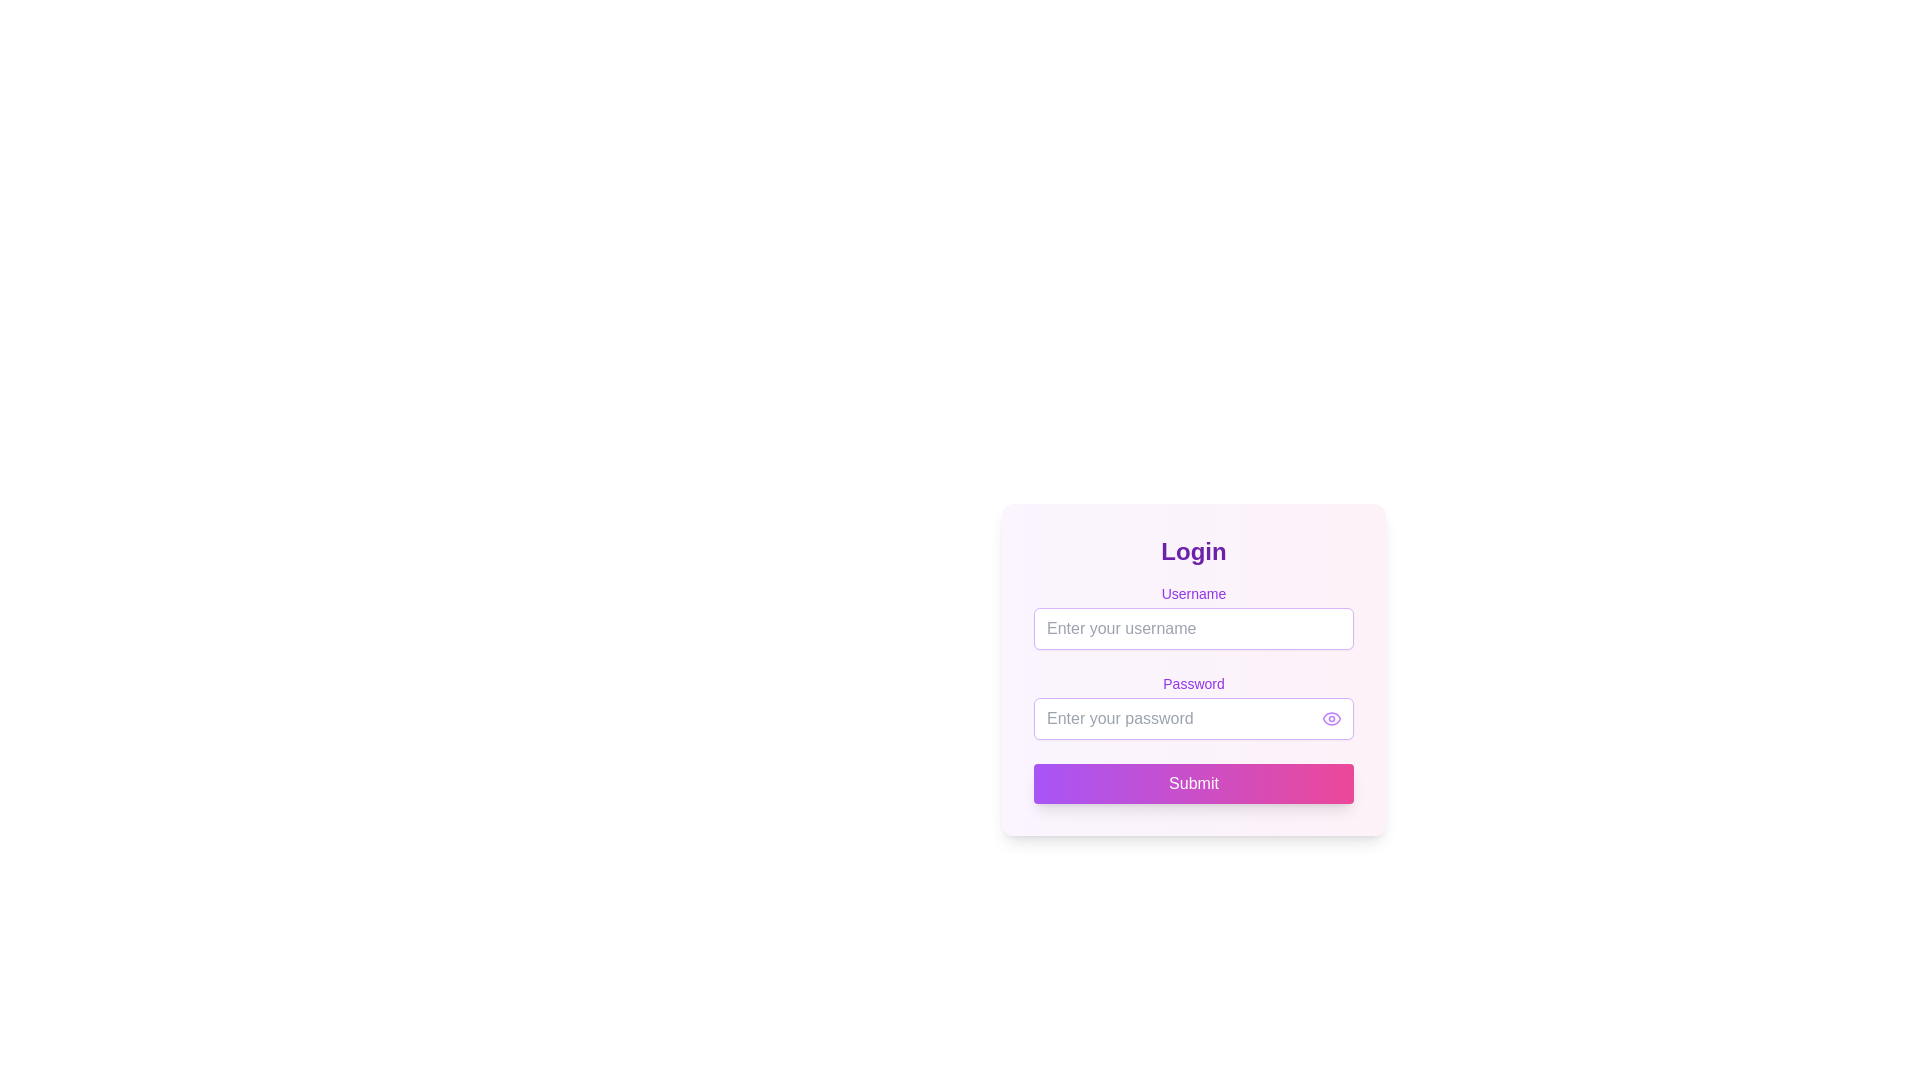 The height and width of the screenshot is (1080, 1920). What do you see at coordinates (1194, 551) in the screenshot?
I see `the title text label for the login form, which is centered above the username and password input fields` at bounding box center [1194, 551].